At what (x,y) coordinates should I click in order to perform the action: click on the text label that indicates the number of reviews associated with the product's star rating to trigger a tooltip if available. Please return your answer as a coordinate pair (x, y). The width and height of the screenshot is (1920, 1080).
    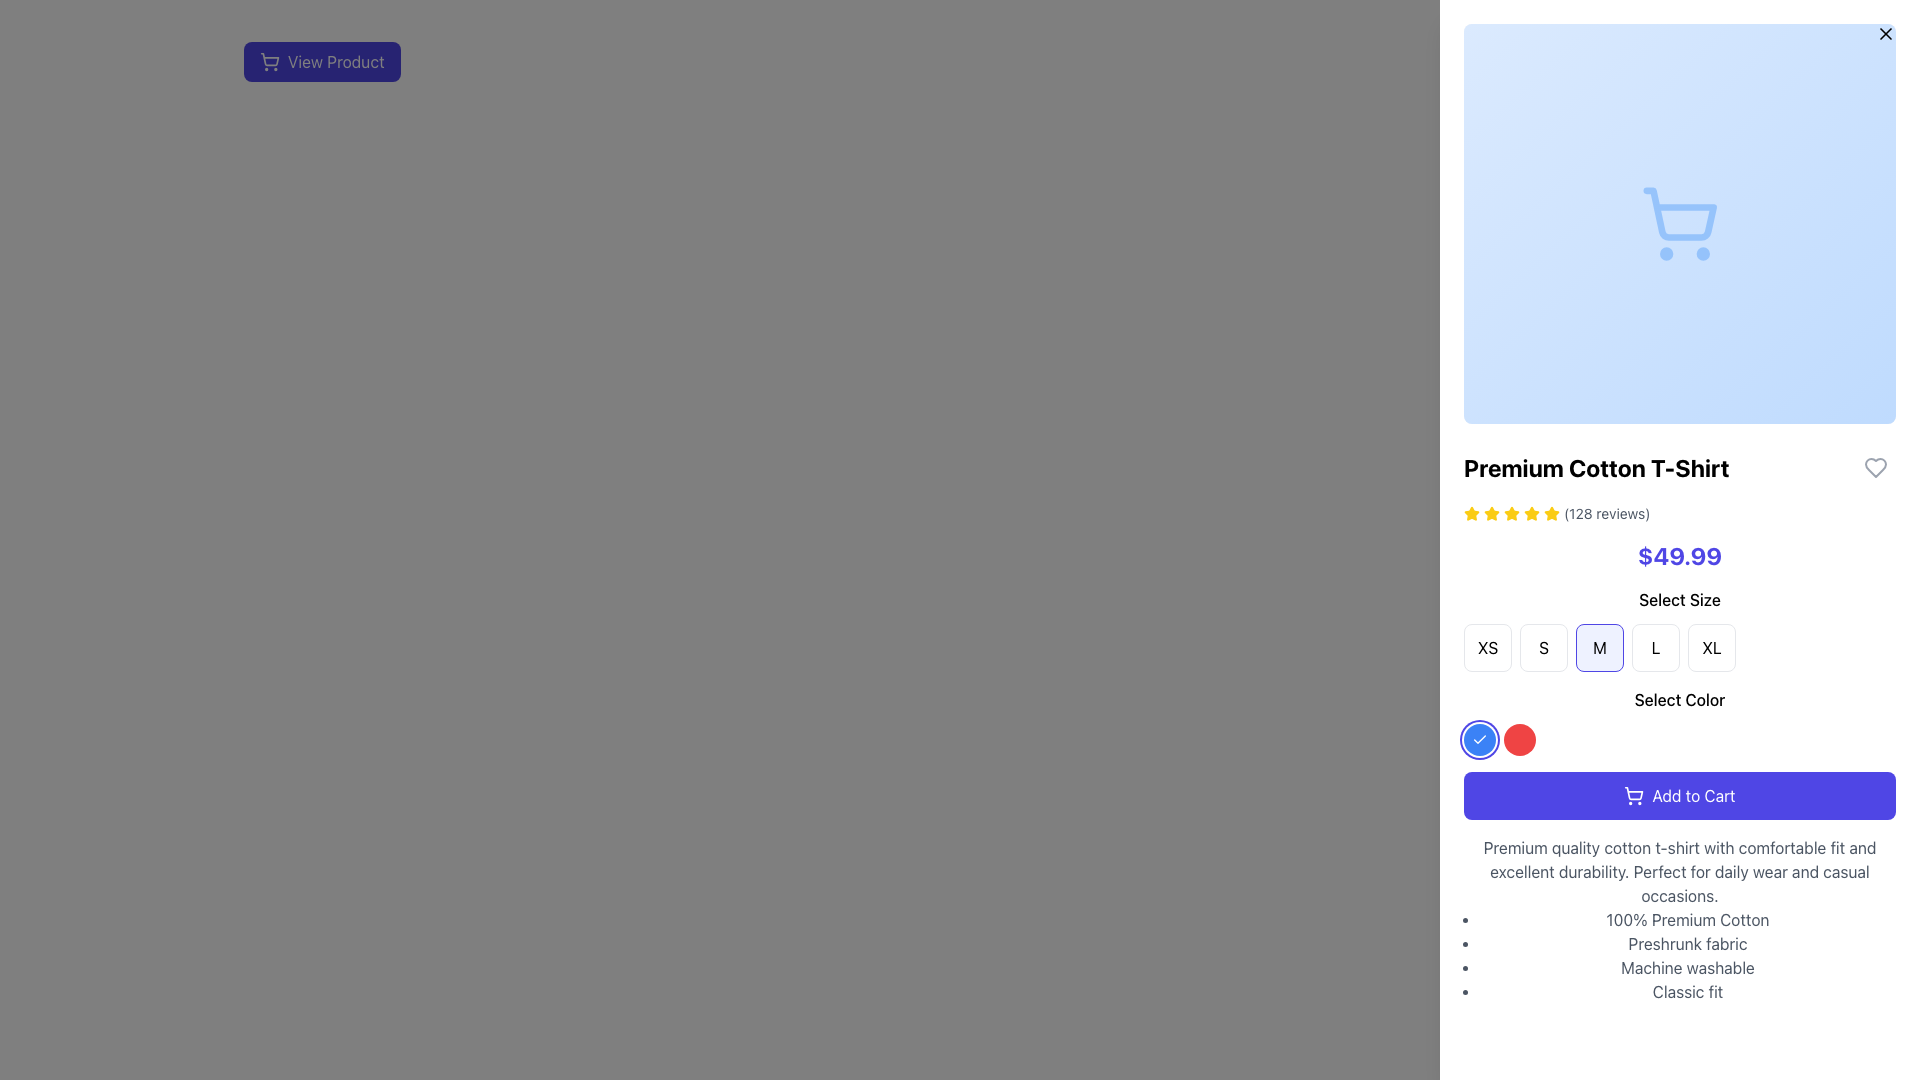
    Looking at the image, I should click on (1607, 512).